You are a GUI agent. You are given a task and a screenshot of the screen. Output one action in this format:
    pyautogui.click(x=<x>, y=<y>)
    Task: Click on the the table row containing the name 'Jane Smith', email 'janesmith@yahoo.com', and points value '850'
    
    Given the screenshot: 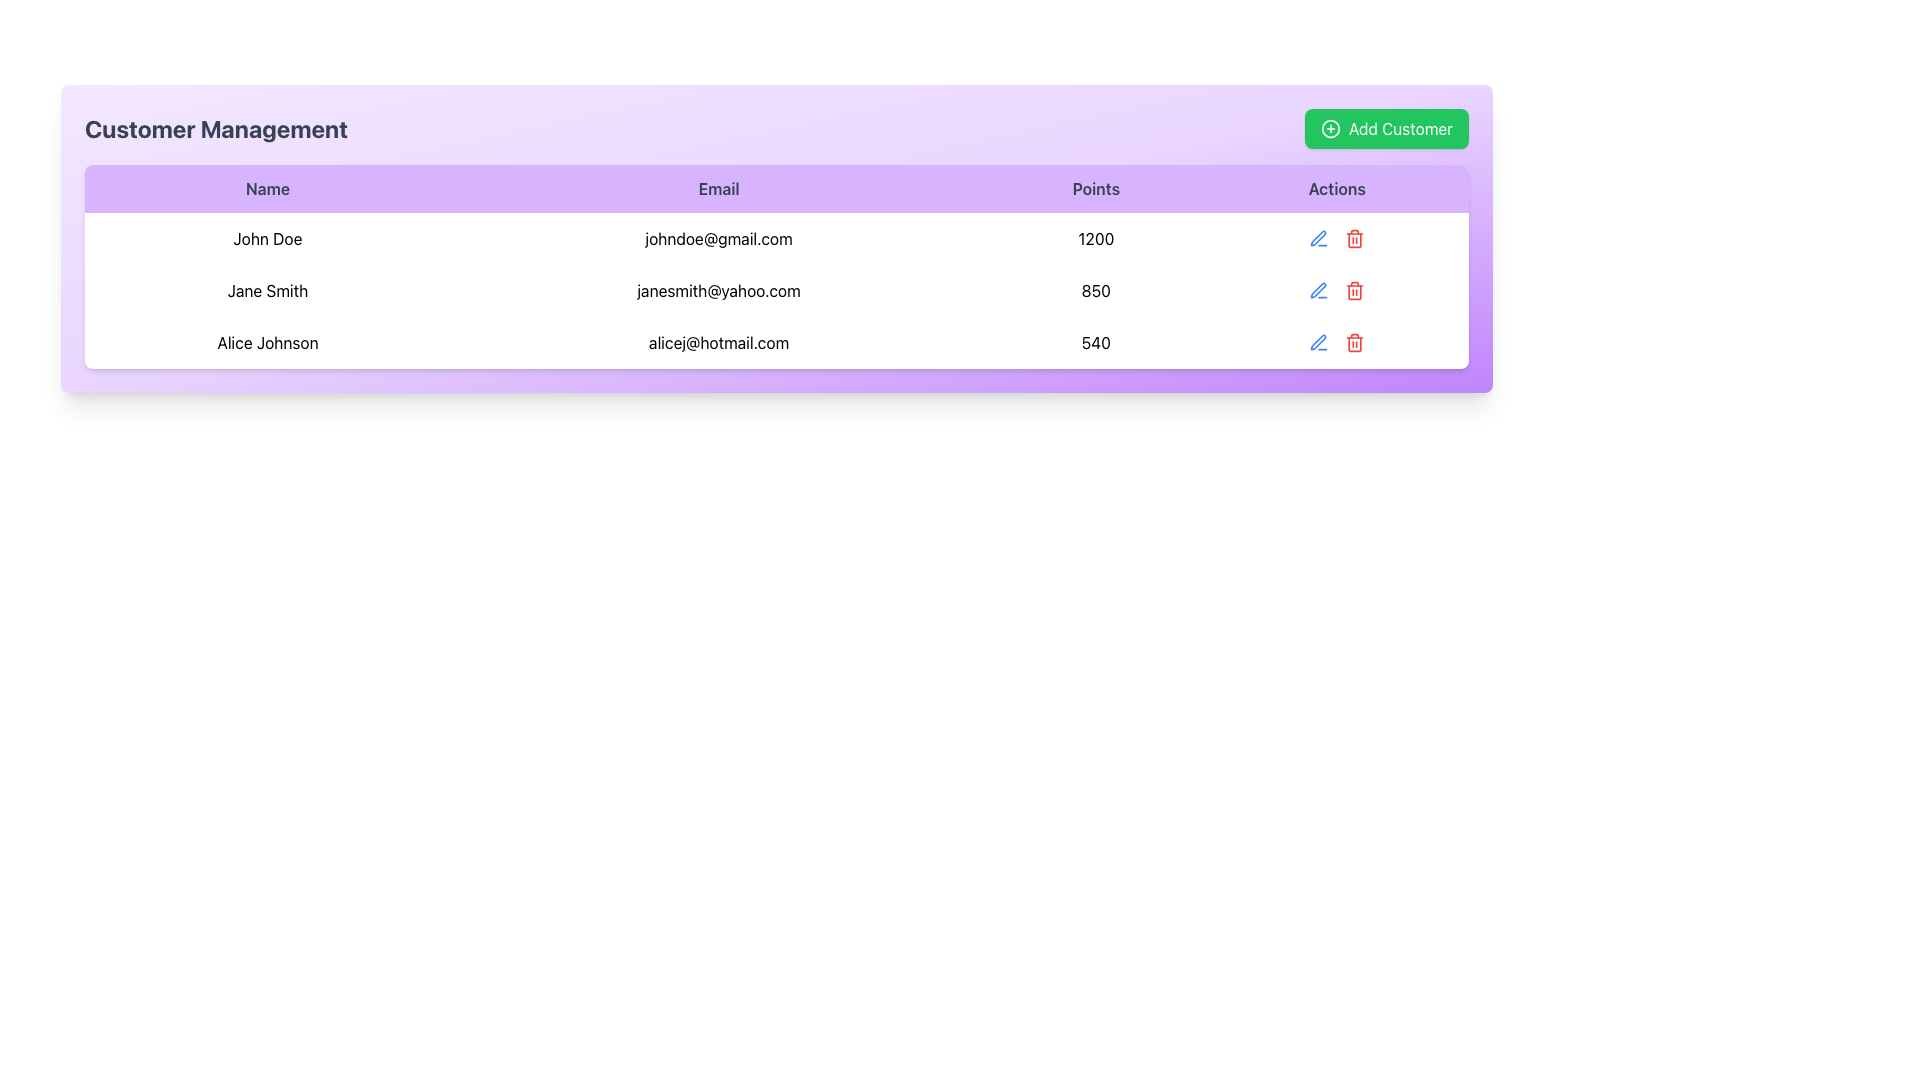 What is the action you would take?
    pyautogui.click(x=776, y=290)
    